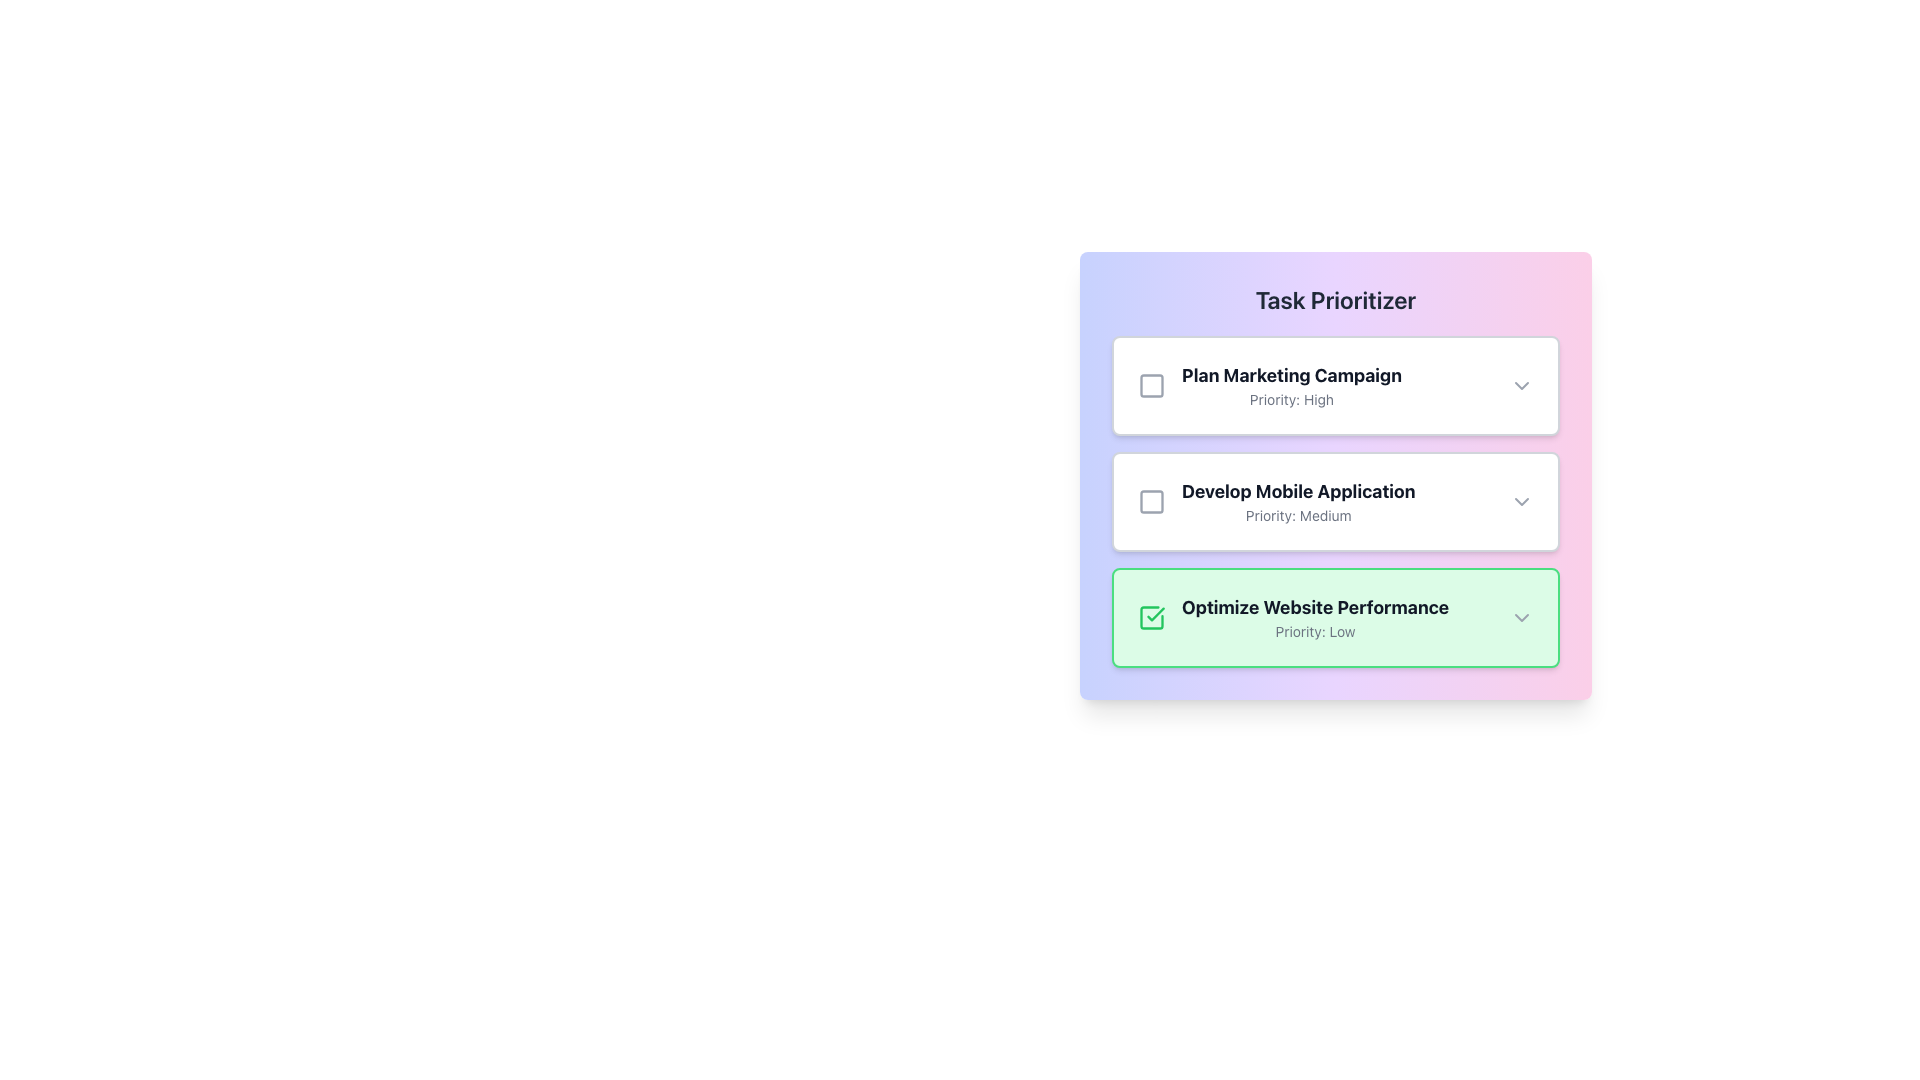 Image resolution: width=1920 pixels, height=1080 pixels. What do you see at coordinates (1315, 607) in the screenshot?
I see `the static text label that serves as the title of the third task card, which is highlighted in green and provides identification of the task's content` at bounding box center [1315, 607].